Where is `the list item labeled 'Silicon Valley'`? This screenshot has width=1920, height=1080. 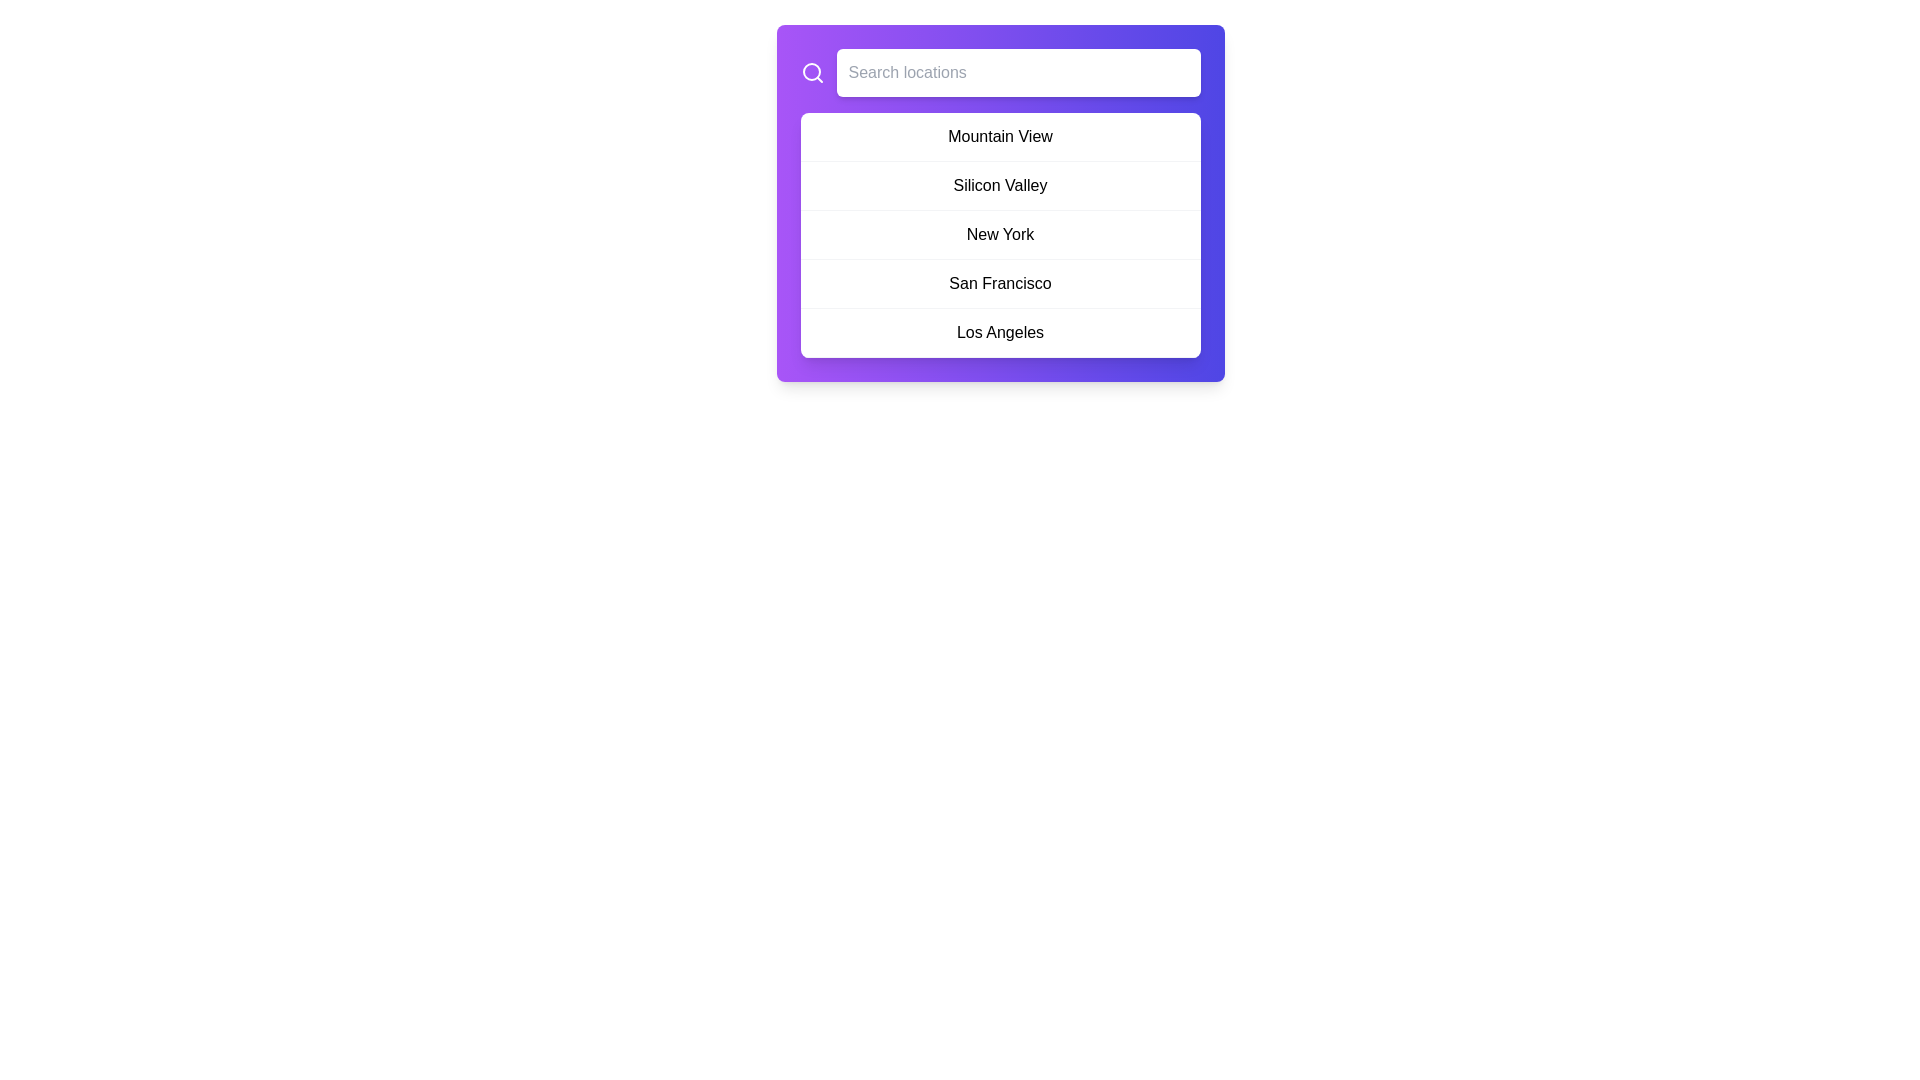
the list item labeled 'Silicon Valley' is located at coordinates (1000, 203).